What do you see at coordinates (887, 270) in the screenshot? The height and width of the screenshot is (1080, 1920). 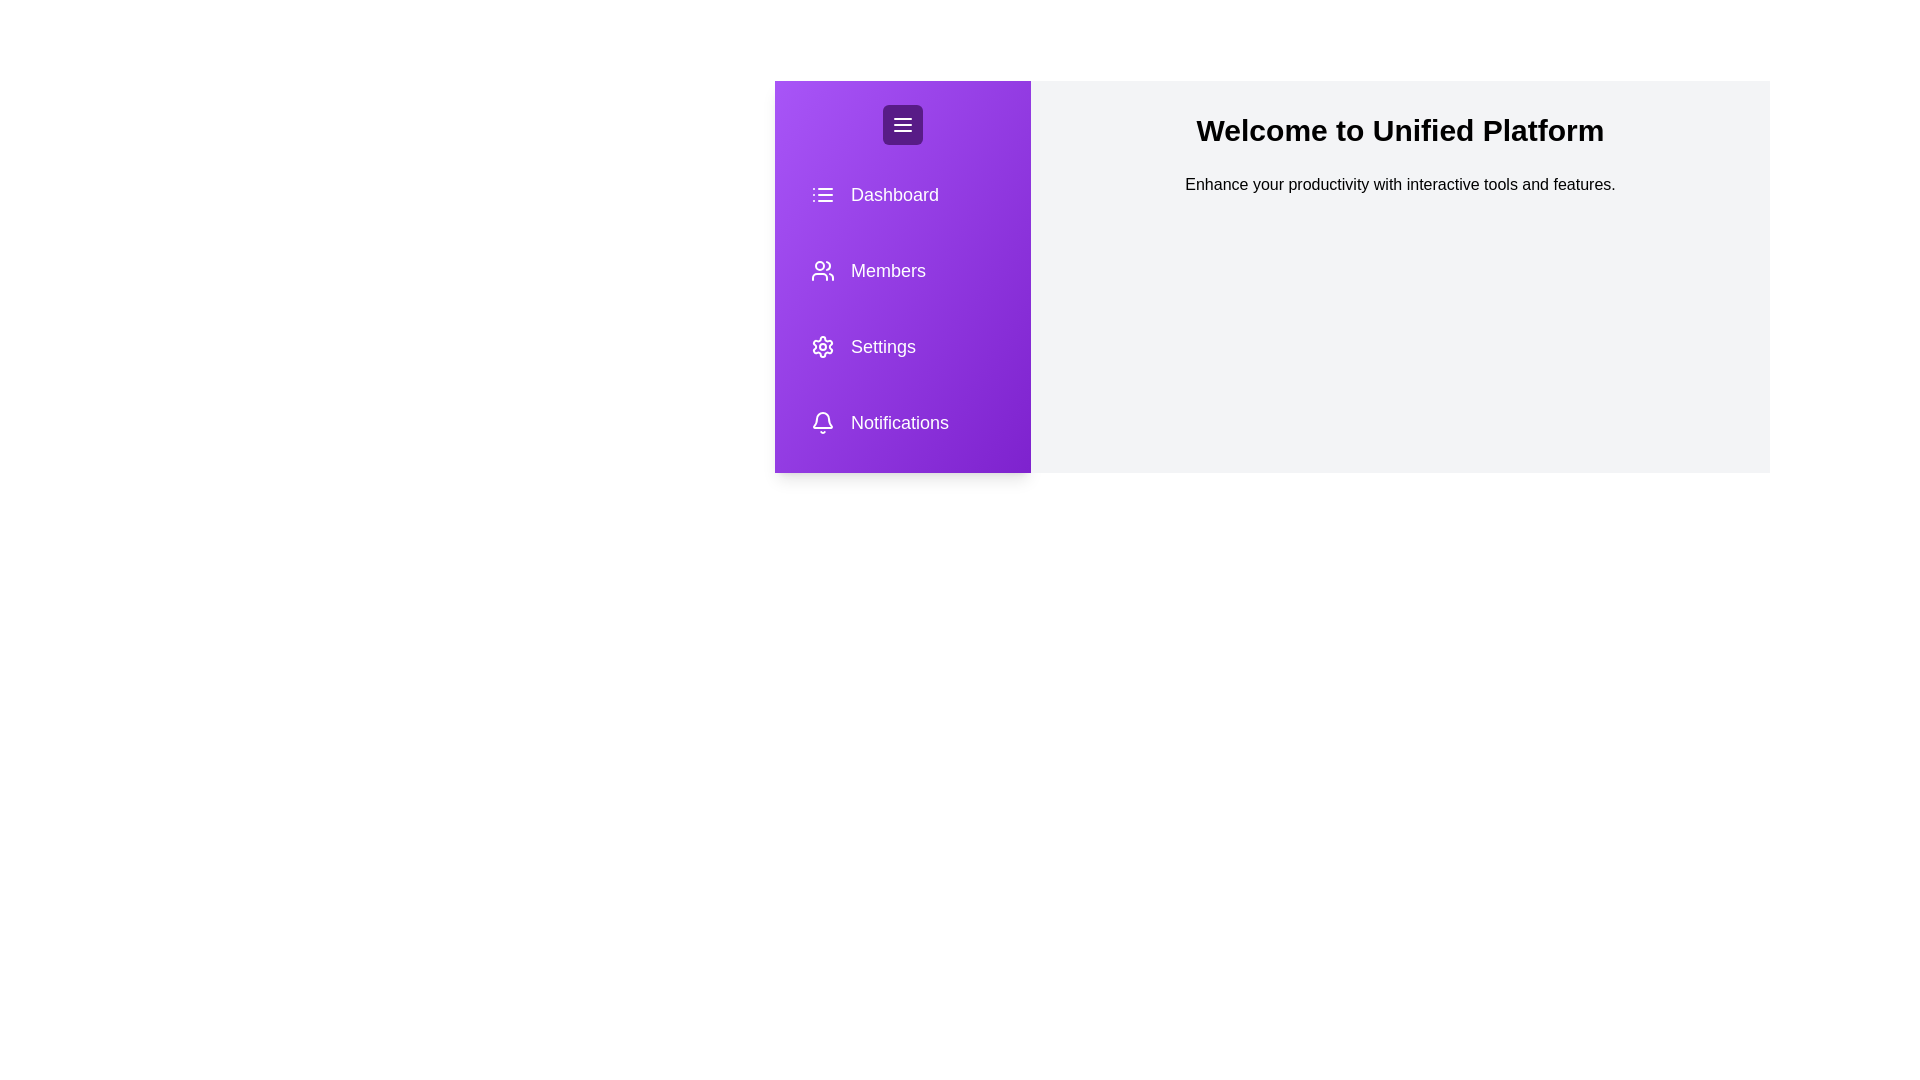 I see `the sidebar item labeled Members` at bounding box center [887, 270].